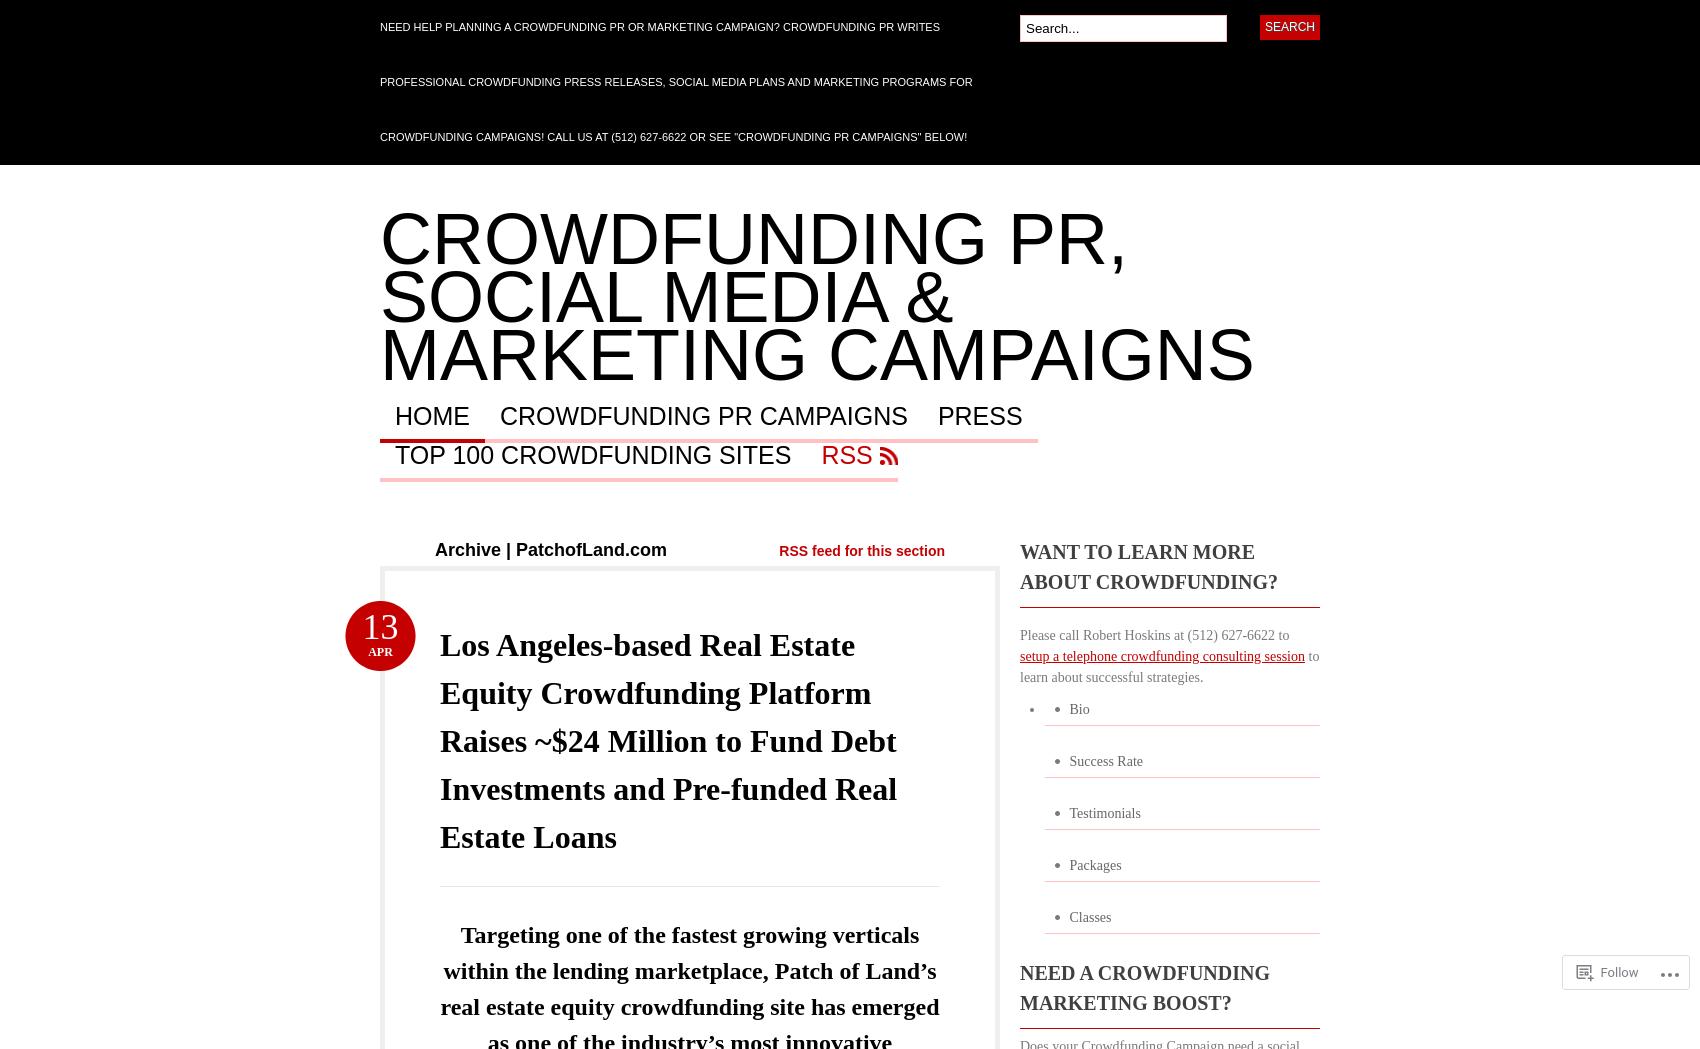  Describe the element at coordinates (1068, 709) in the screenshot. I see `'Bio'` at that location.